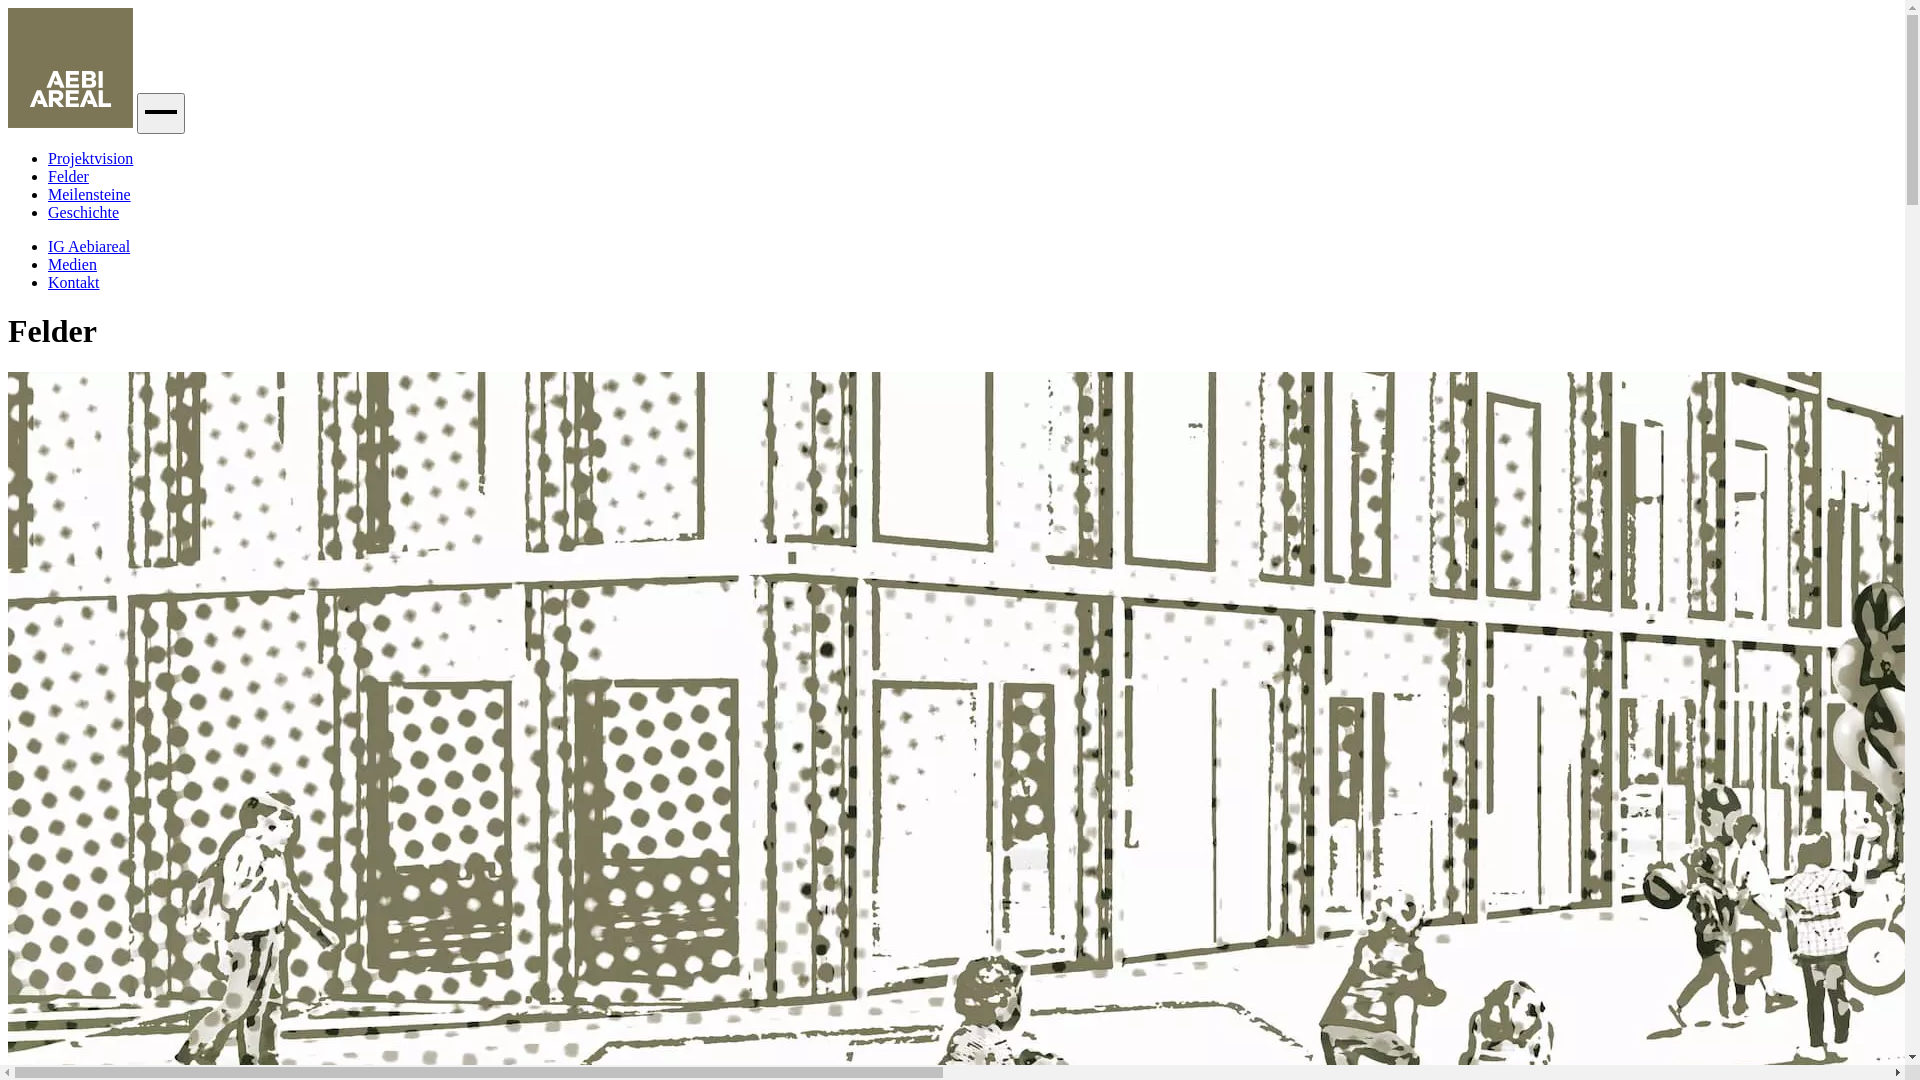  I want to click on 'Kontakt', so click(73, 282).